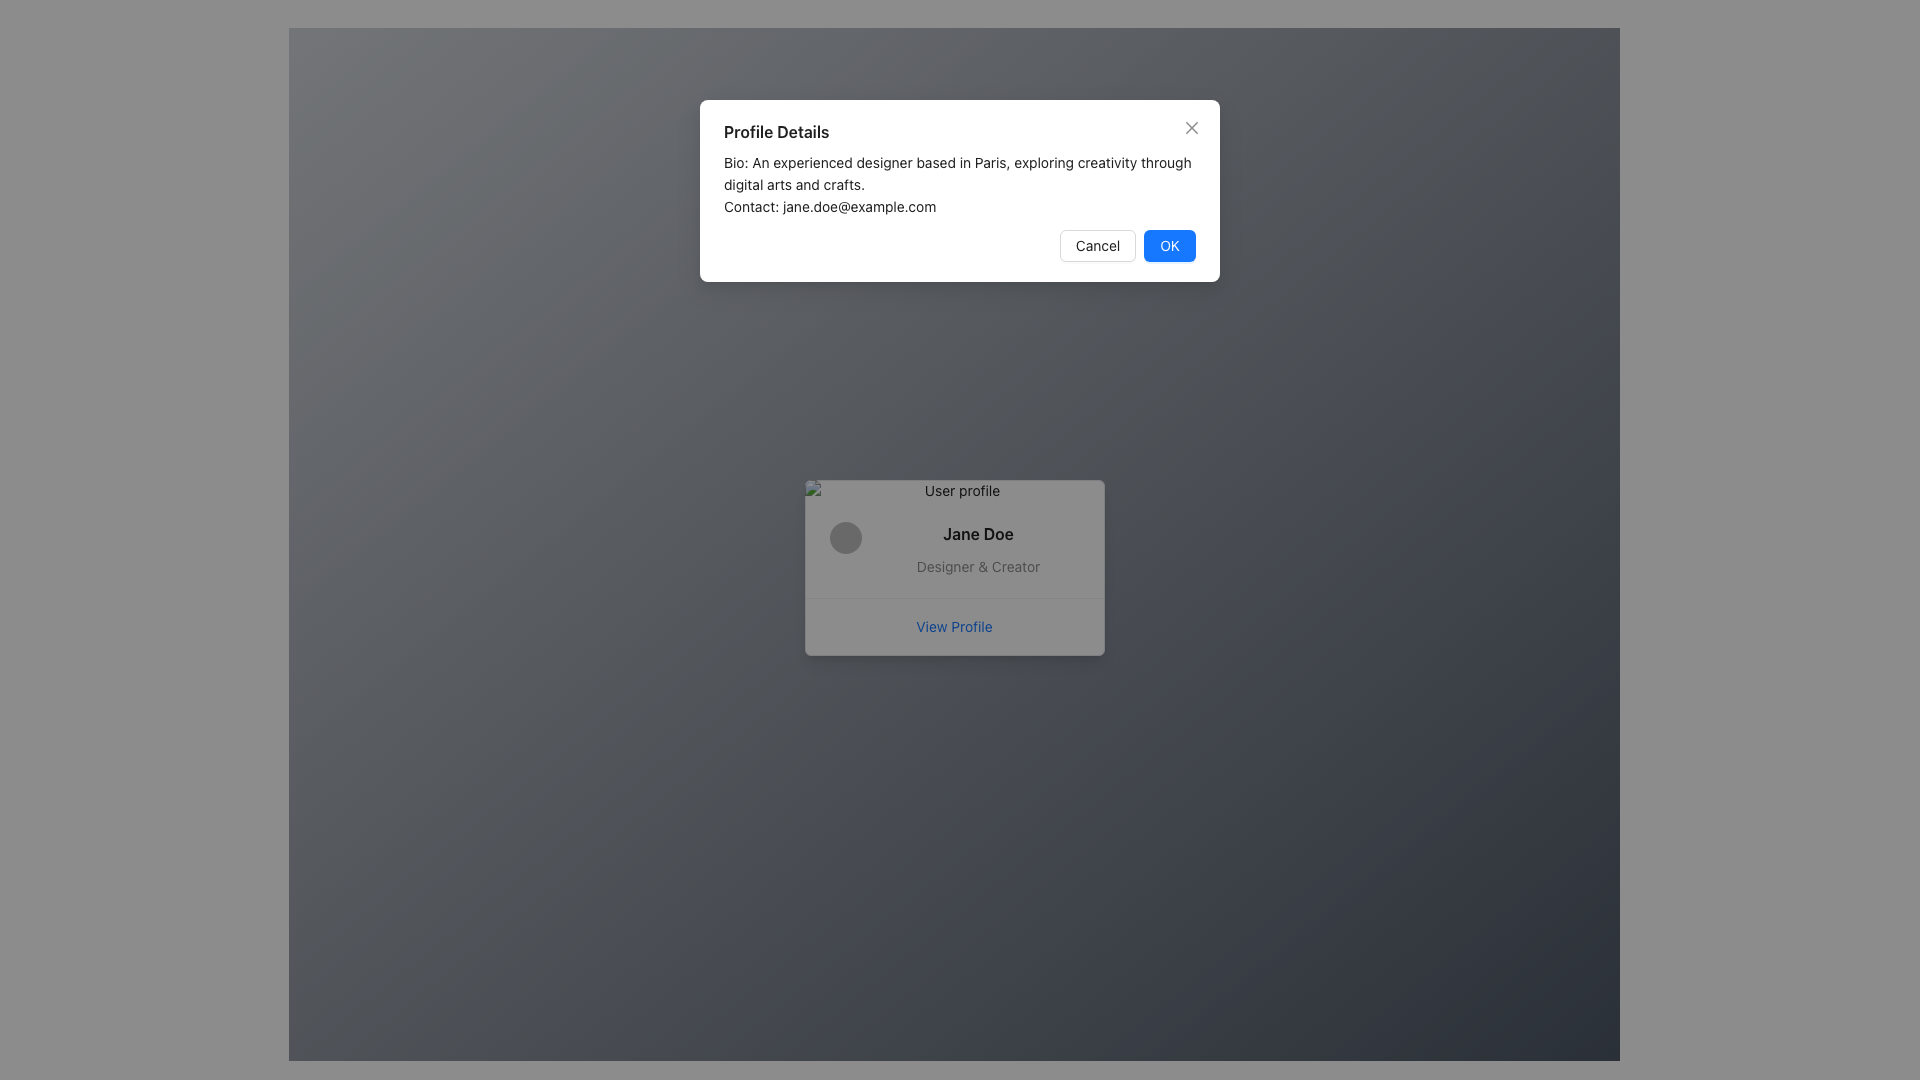  I want to click on displayed name and designation from the text display component located centrally within the user profile card, positioned below the avatar image and above the 'View Profile' link, so click(953, 549).